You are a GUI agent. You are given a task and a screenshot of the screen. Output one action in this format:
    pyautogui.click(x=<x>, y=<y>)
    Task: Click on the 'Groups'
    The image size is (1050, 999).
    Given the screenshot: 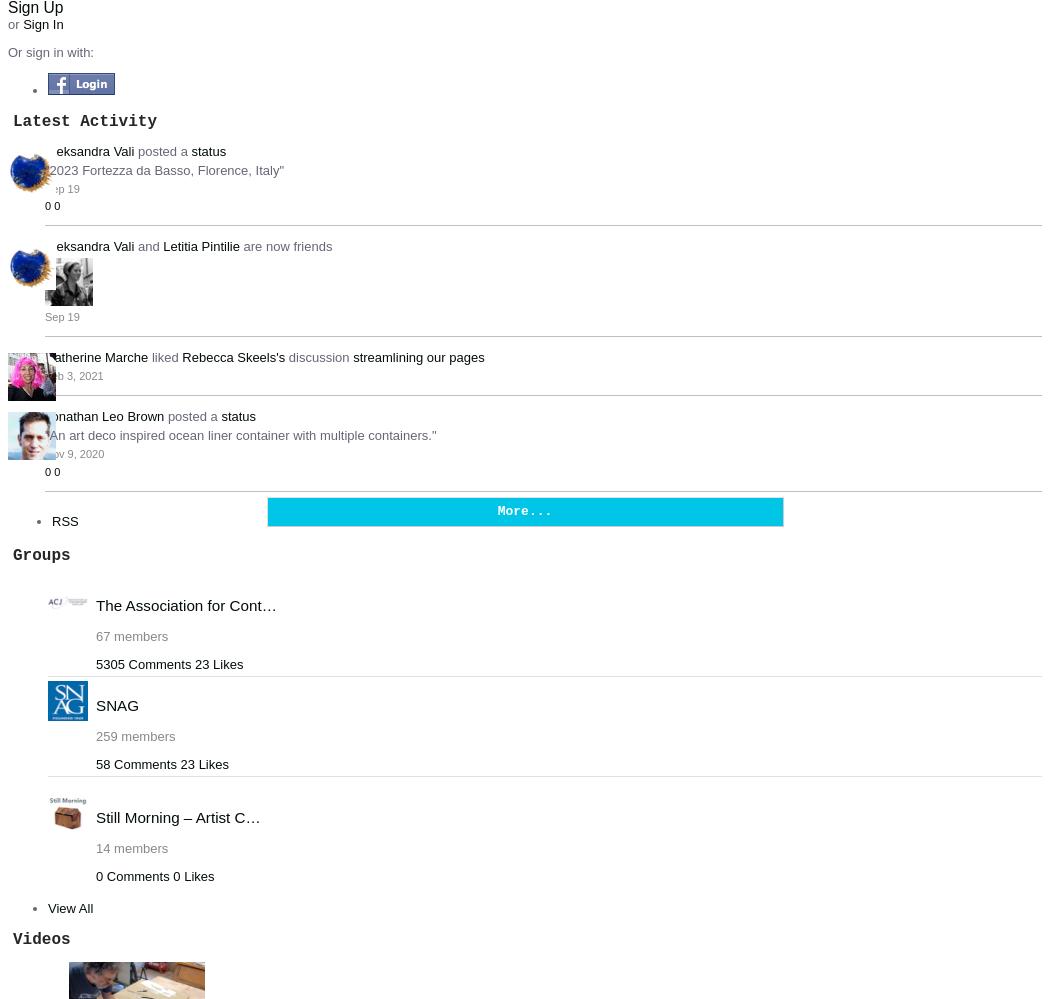 What is the action you would take?
    pyautogui.click(x=40, y=555)
    